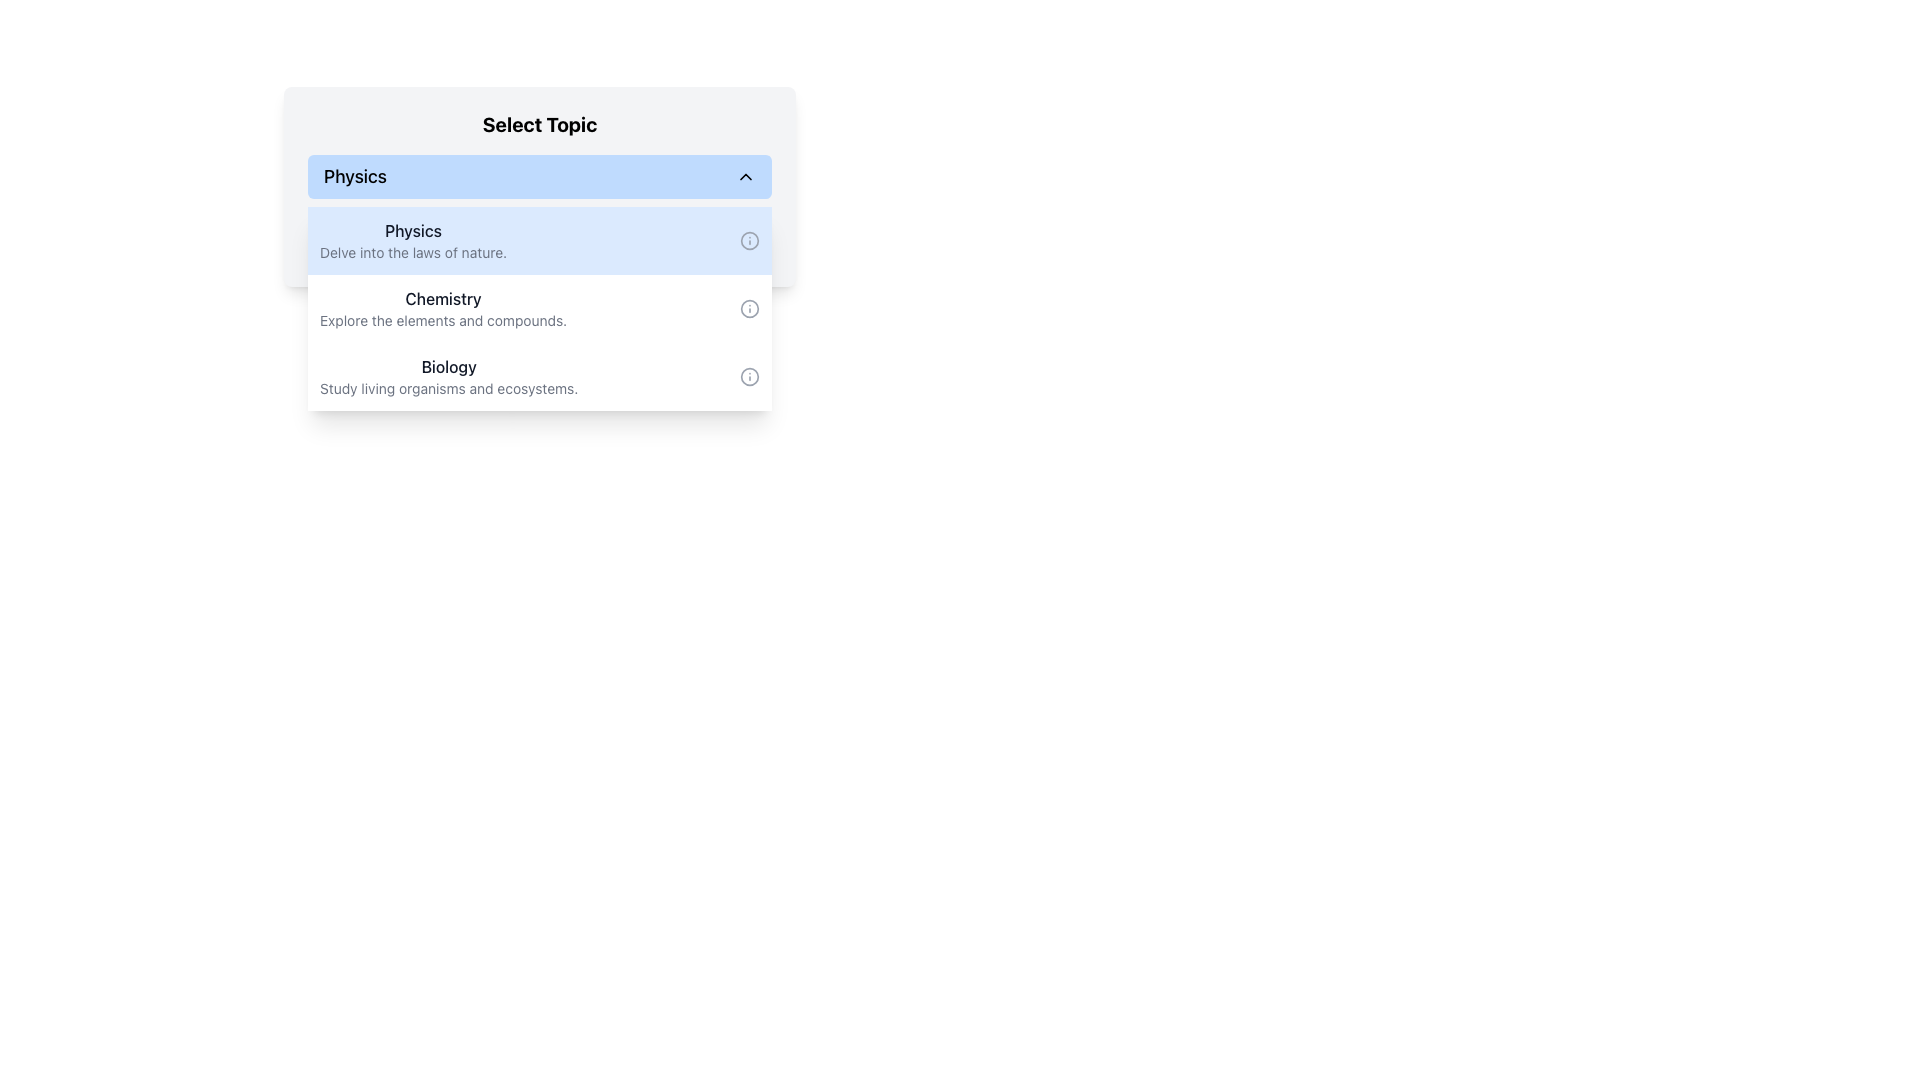 Image resolution: width=1920 pixels, height=1080 pixels. Describe the element at coordinates (539, 377) in the screenshot. I see `the third selectable list item labeled 'Biology' with the description 'Study living organisms and ecosystems.'` at that location.